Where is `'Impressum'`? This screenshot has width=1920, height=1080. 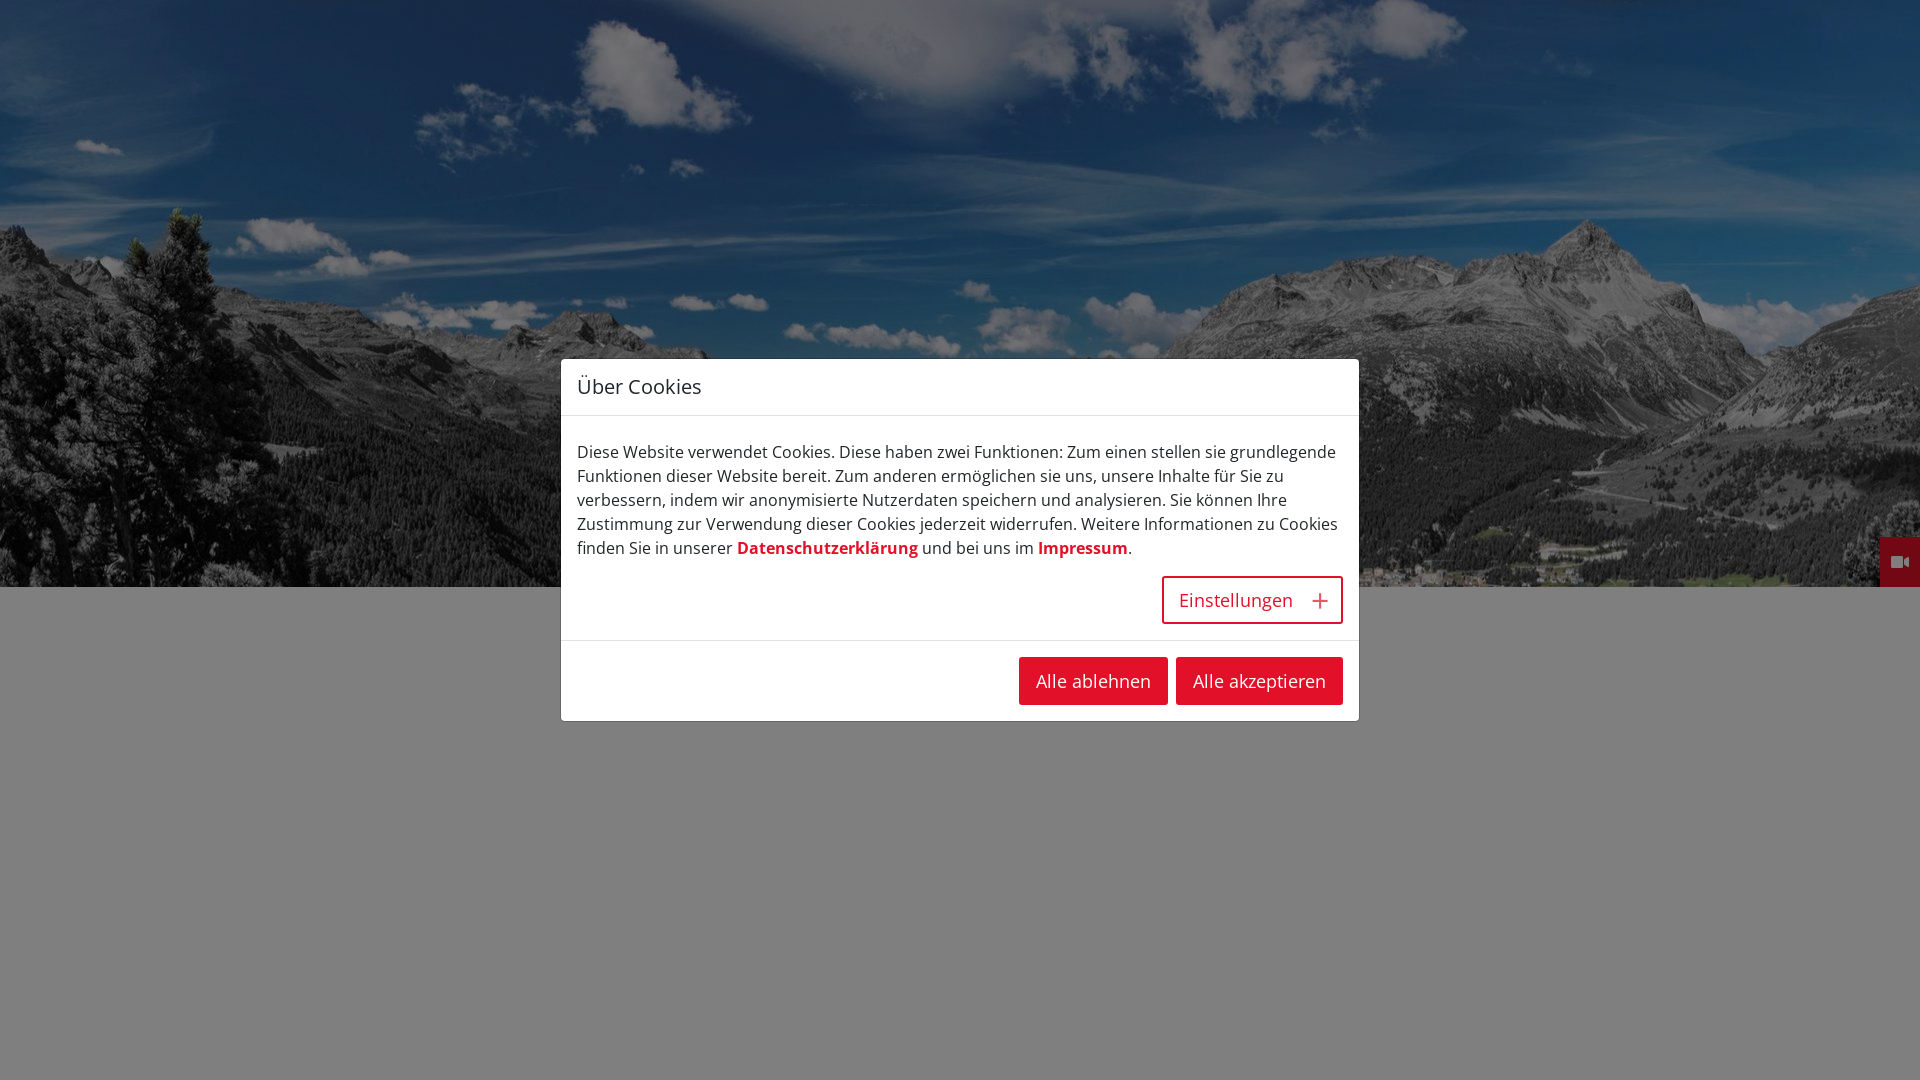
'Impressum' is located at coordinates (1037, 547).